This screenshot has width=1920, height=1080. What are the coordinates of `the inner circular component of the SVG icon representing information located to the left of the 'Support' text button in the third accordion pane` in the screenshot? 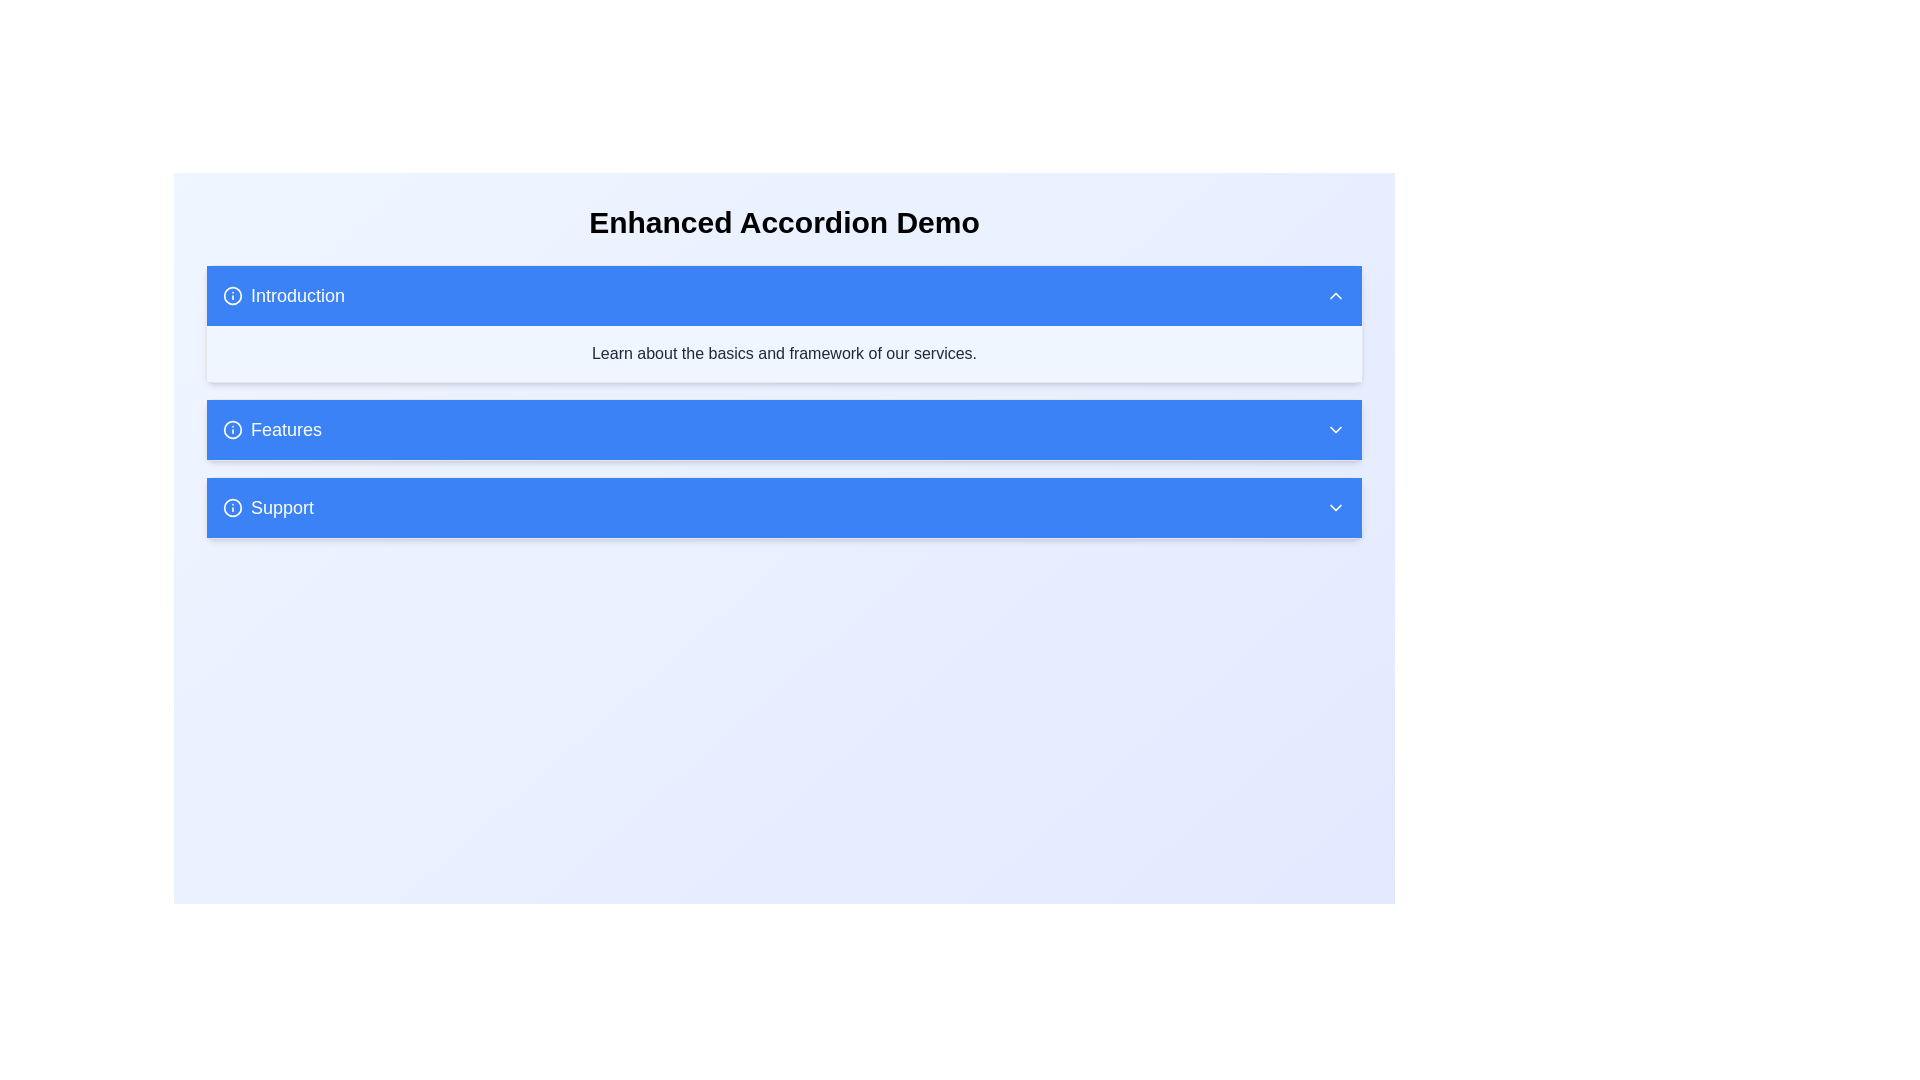 It's located at (233, 505).